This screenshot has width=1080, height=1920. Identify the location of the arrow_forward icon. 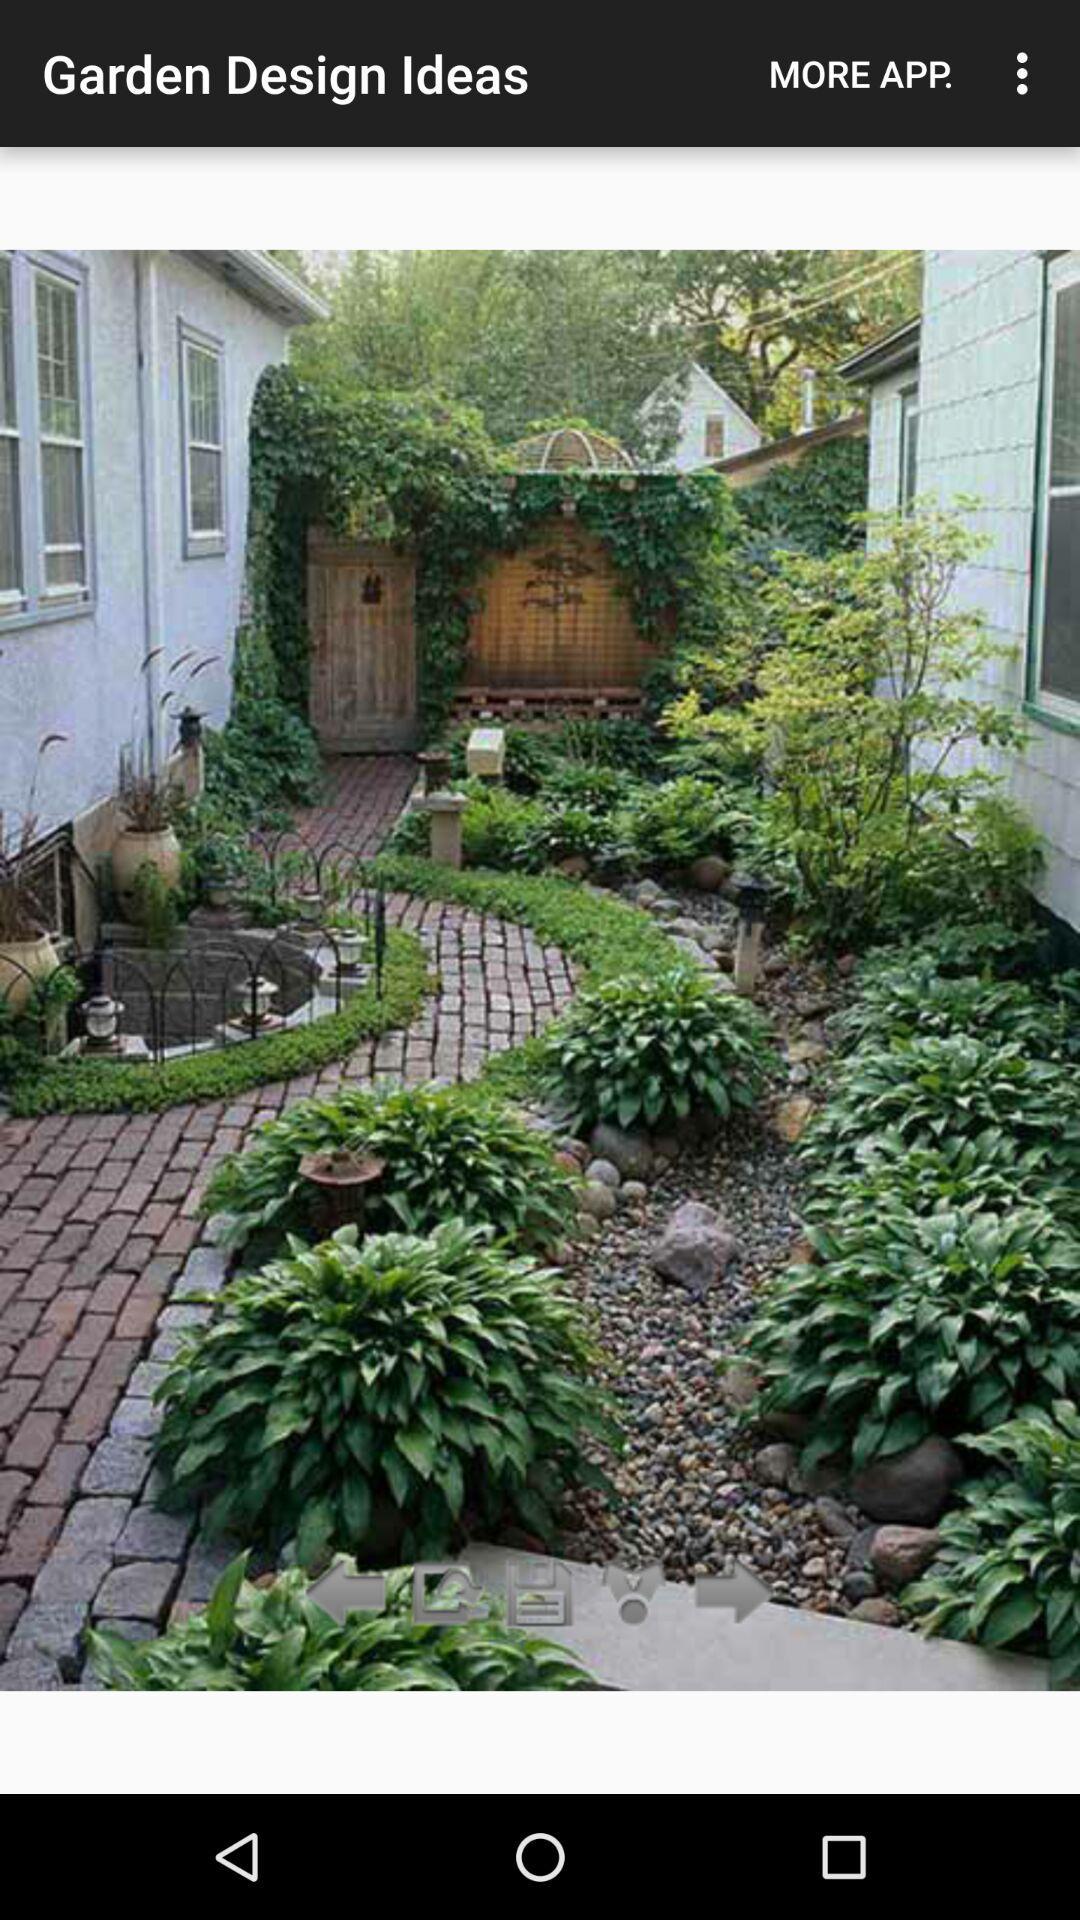
(729, 1593).